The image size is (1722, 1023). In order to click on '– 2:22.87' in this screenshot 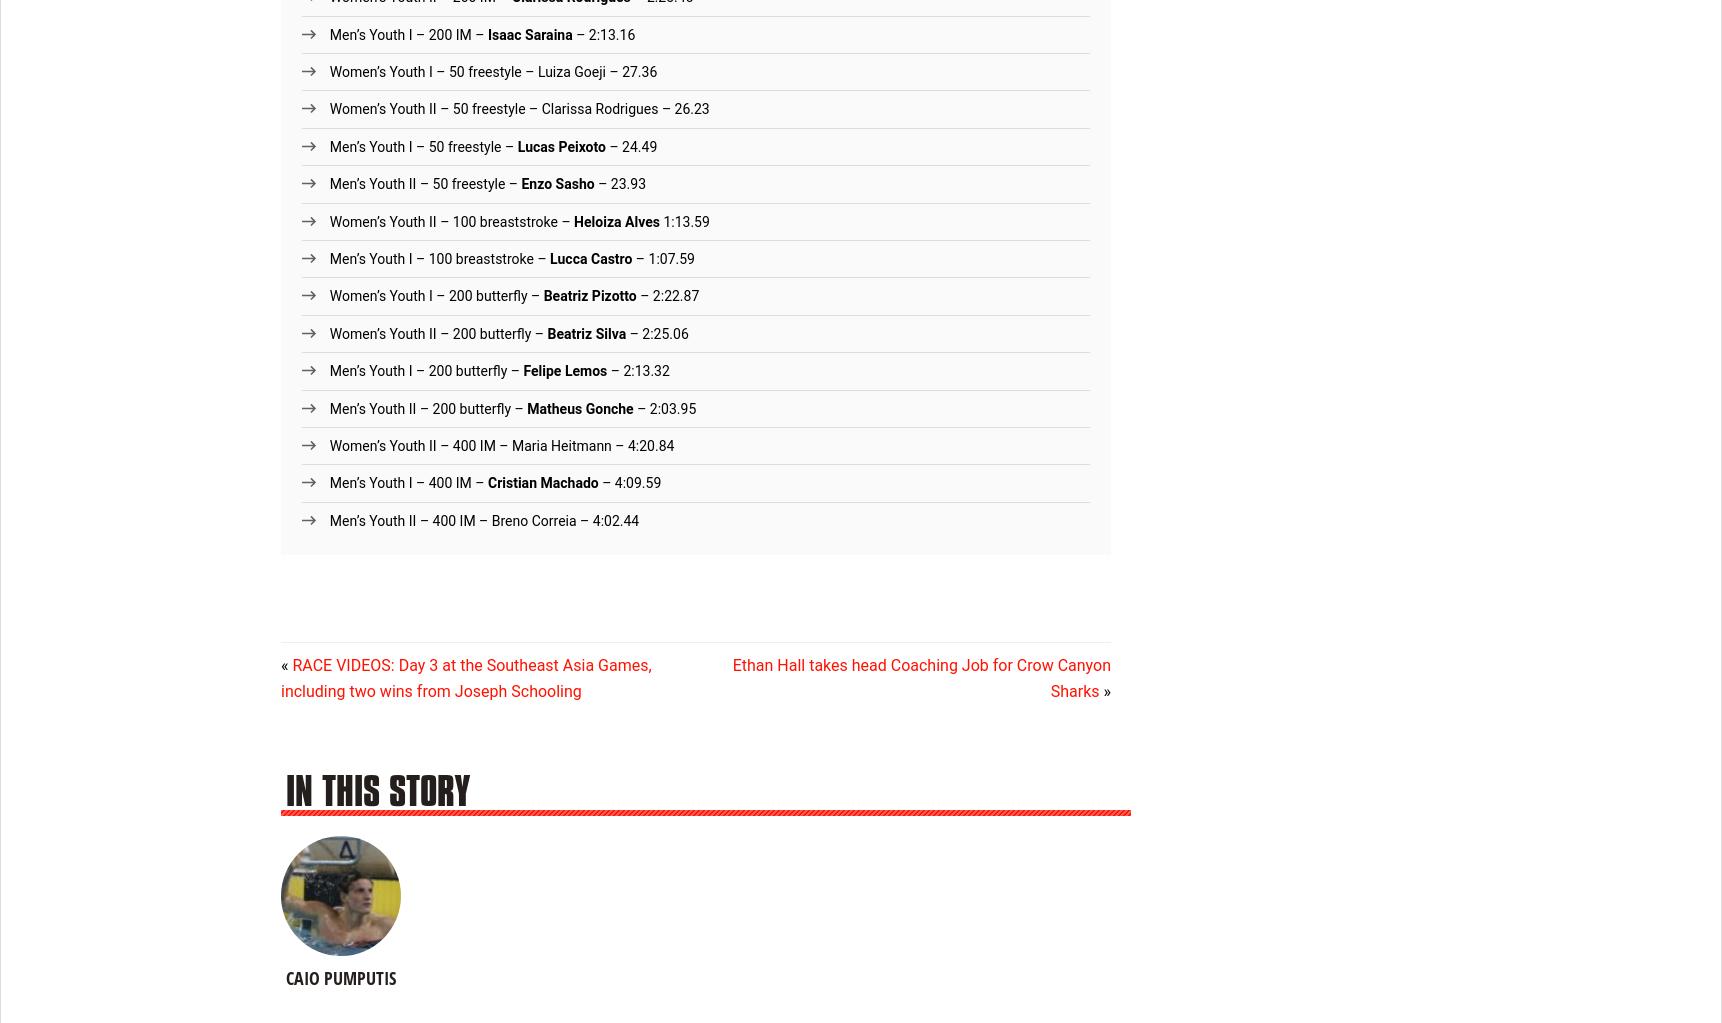, I will do `click(635, 294)`.